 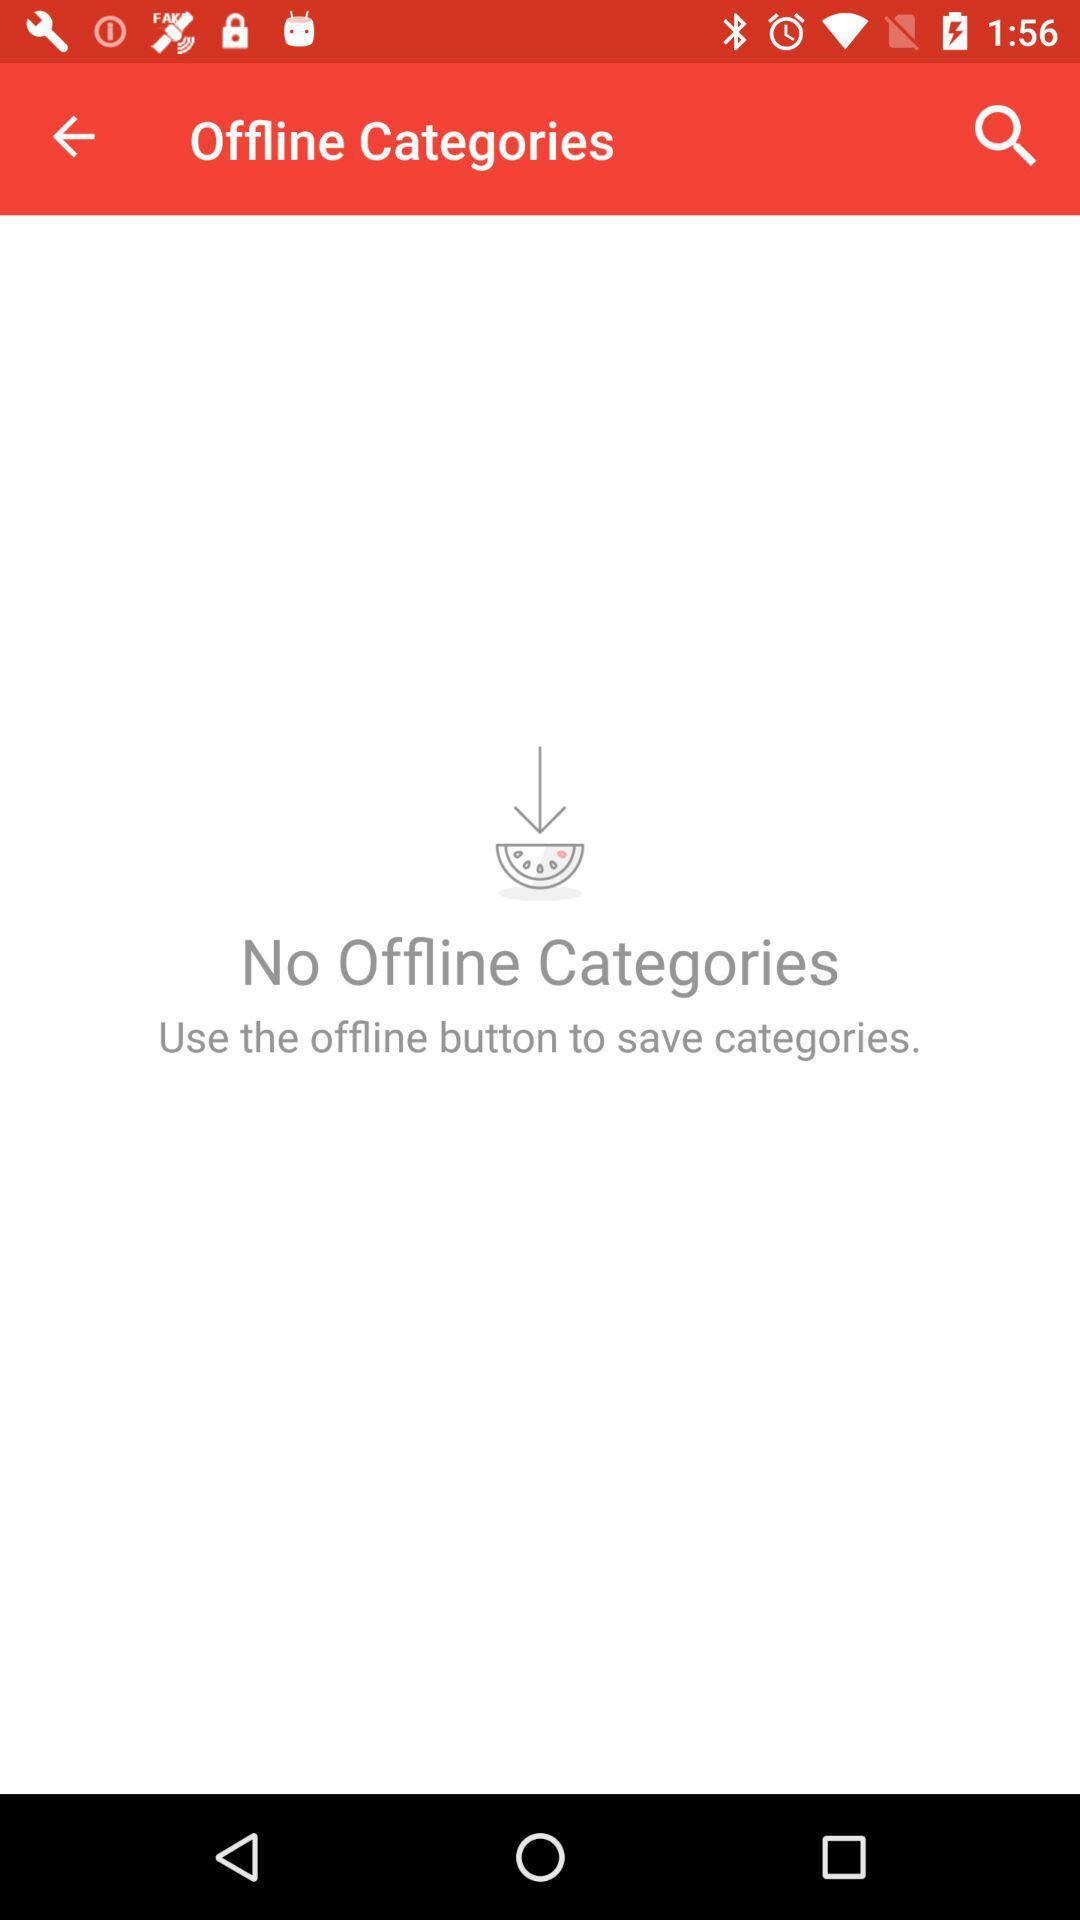 What do you see at coordinates (72, 135) in the screenshot?
I see `the item next to the offline categories` at bounding box center [72, 135].